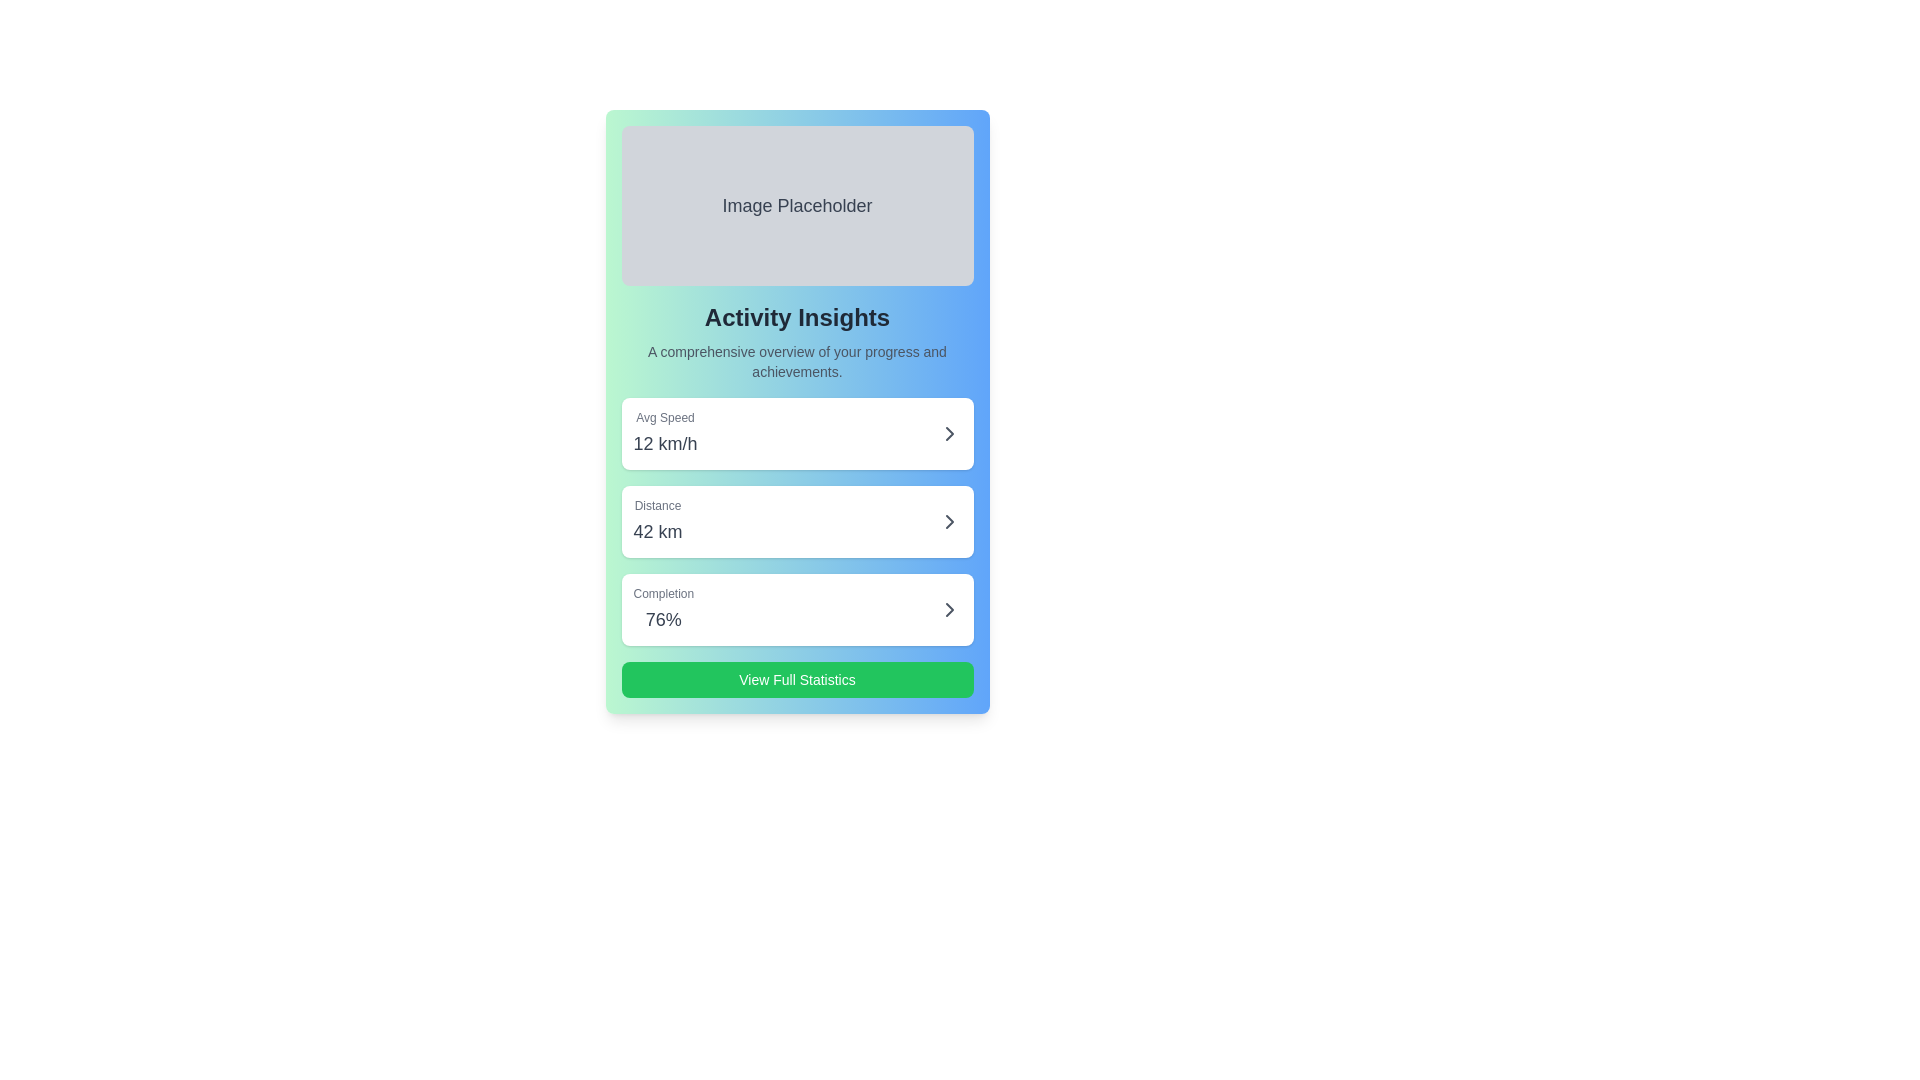 This screenshot has width=1920, height=1080. What do you see at coordinates (665, 416) in the screenshot?
I see `the label indicating average speed, positioned above the numeric data and unit label '12 km/h'` at bounding box center [665, 416].